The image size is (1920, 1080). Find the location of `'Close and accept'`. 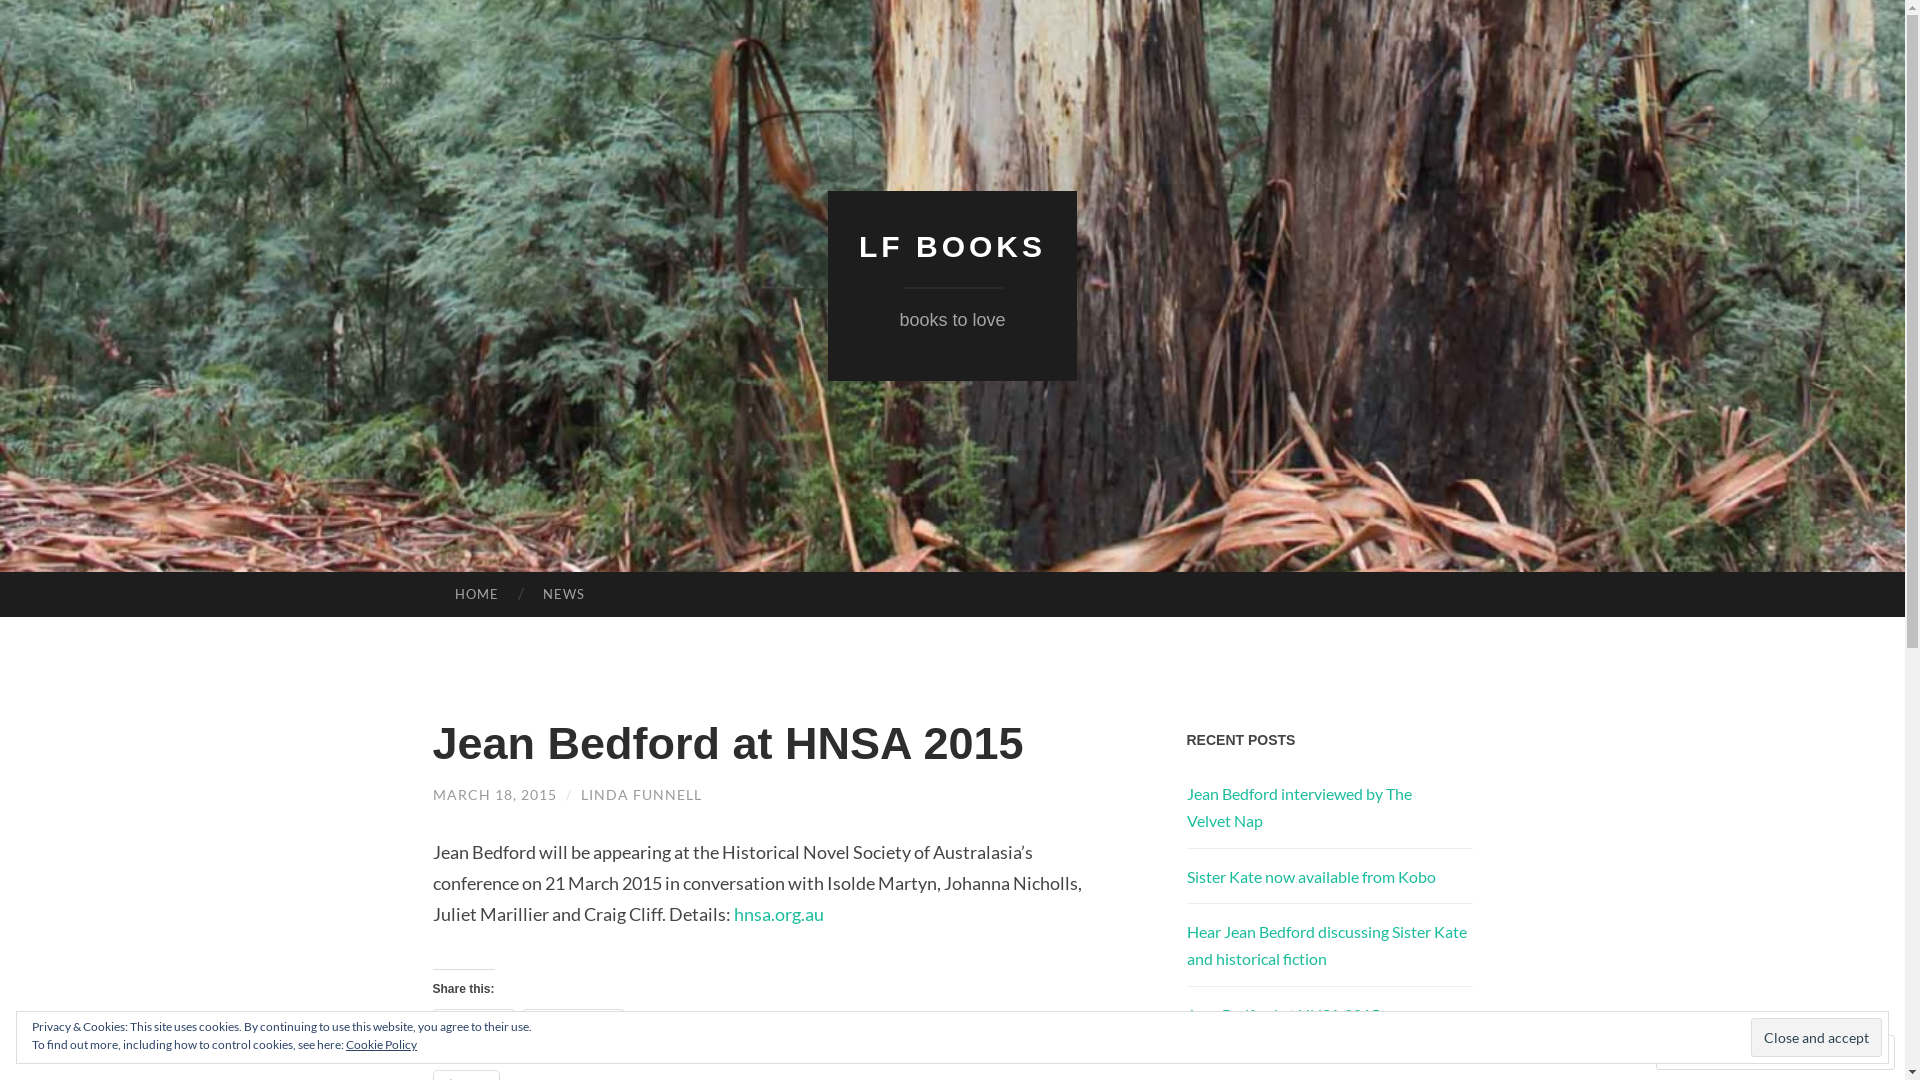

'Close and accept' is located at coordinates (1816, 1036).